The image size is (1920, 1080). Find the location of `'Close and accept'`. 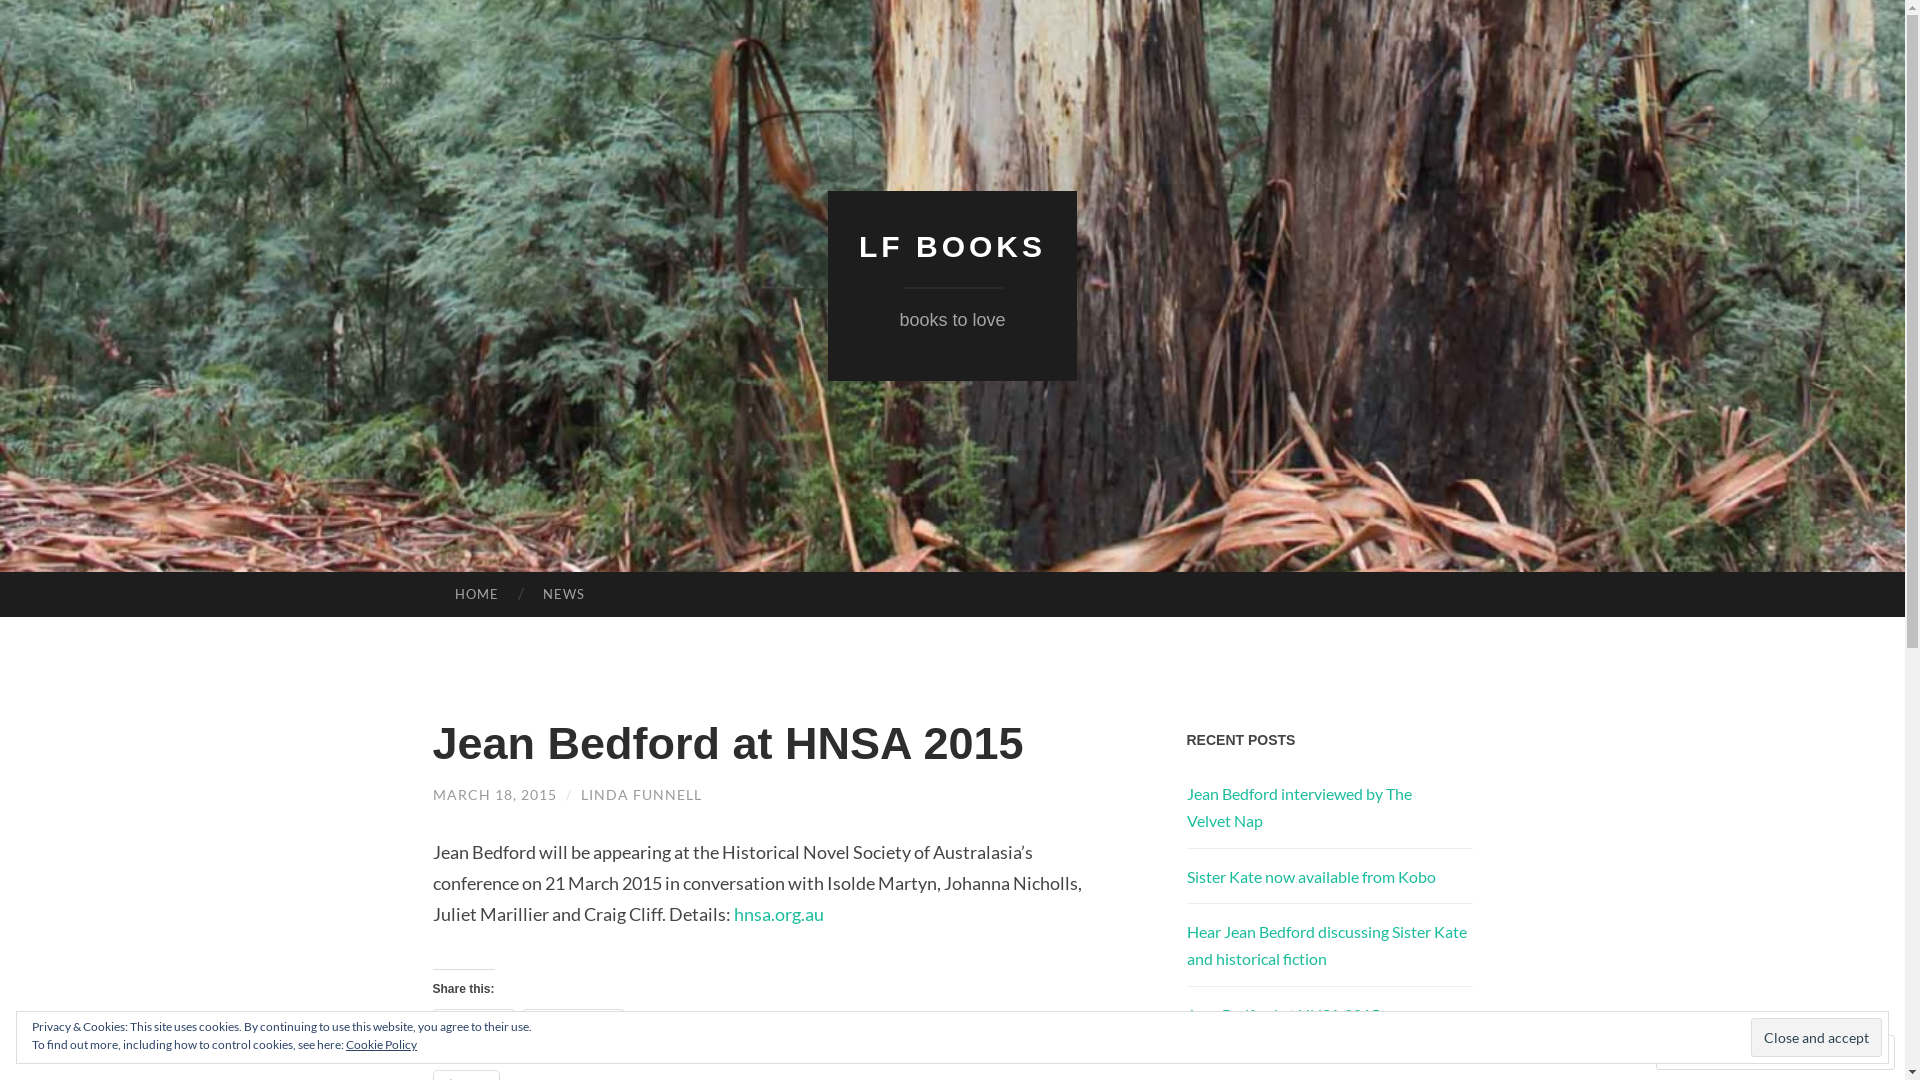

'Close and accept' is located at coordinates (1816, 1036).